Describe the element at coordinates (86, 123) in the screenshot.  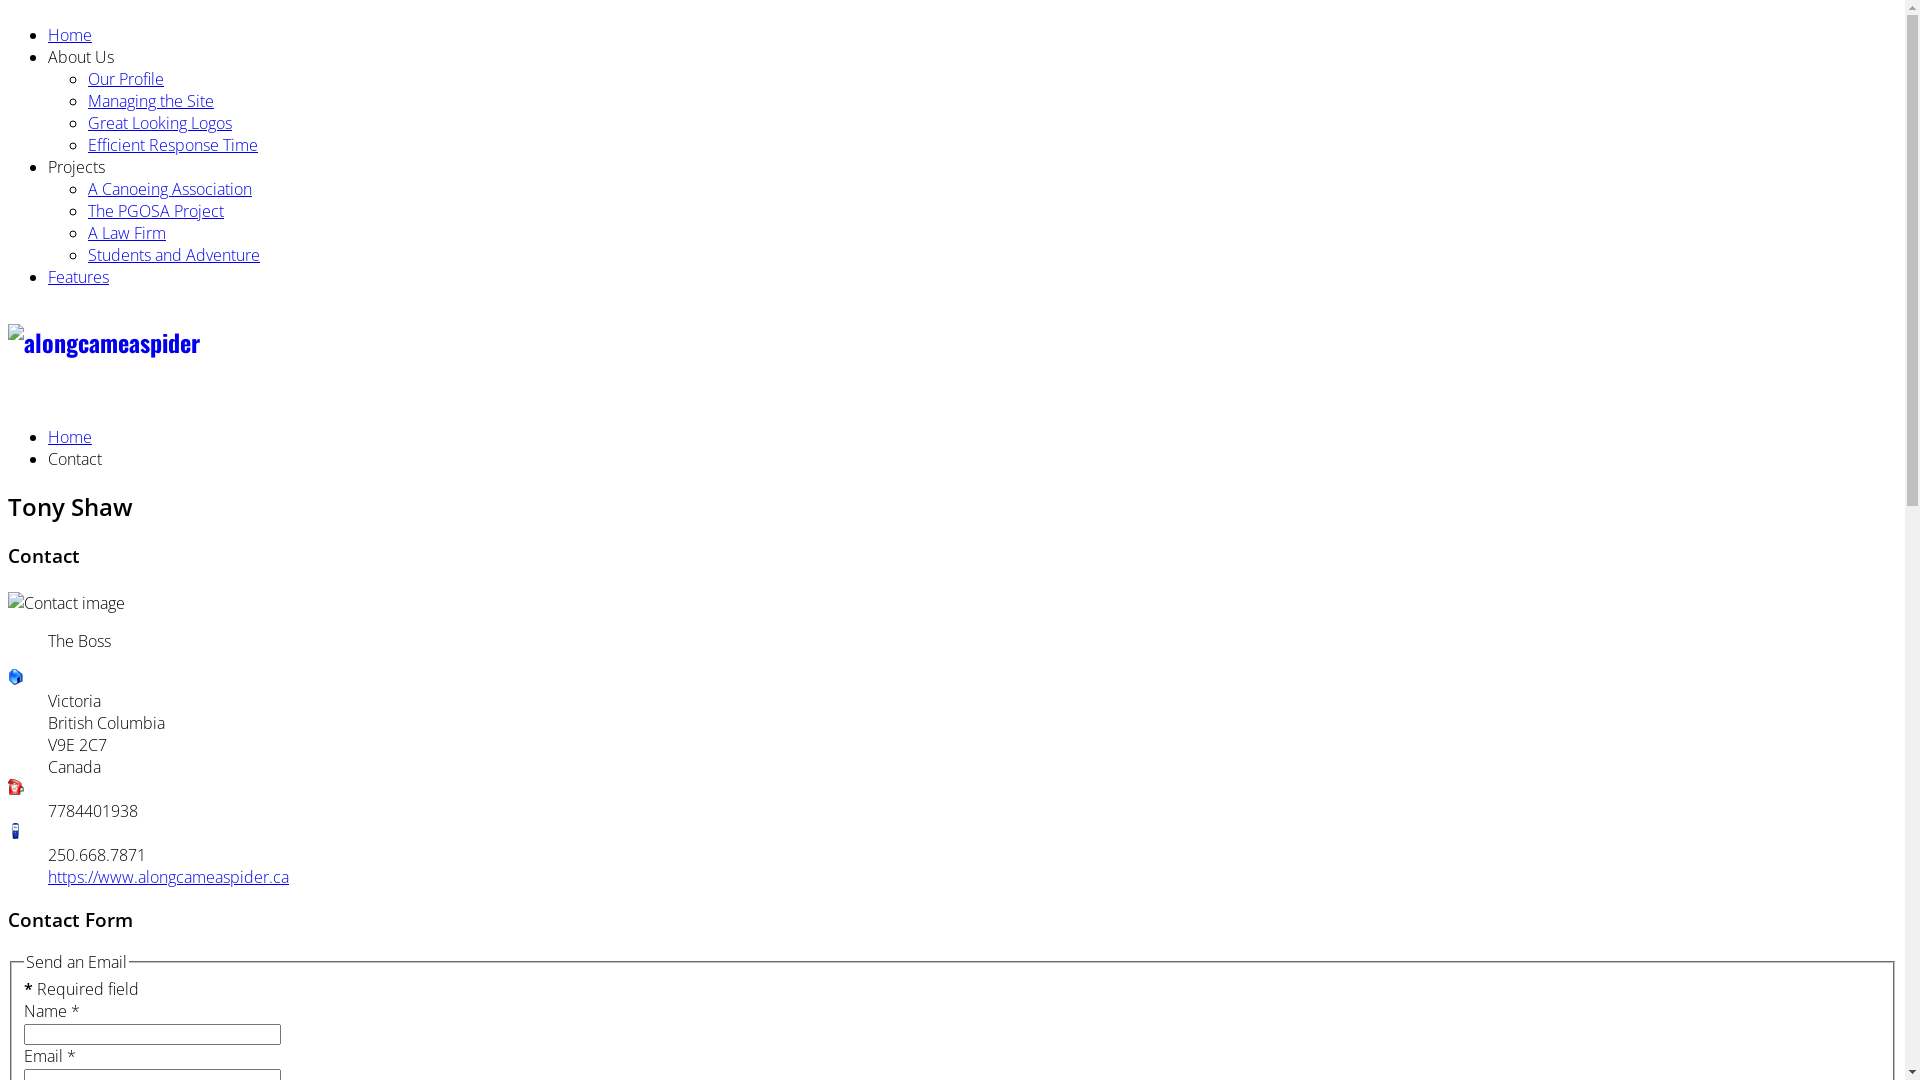
I see `'Great Looking Logos'` at that location.